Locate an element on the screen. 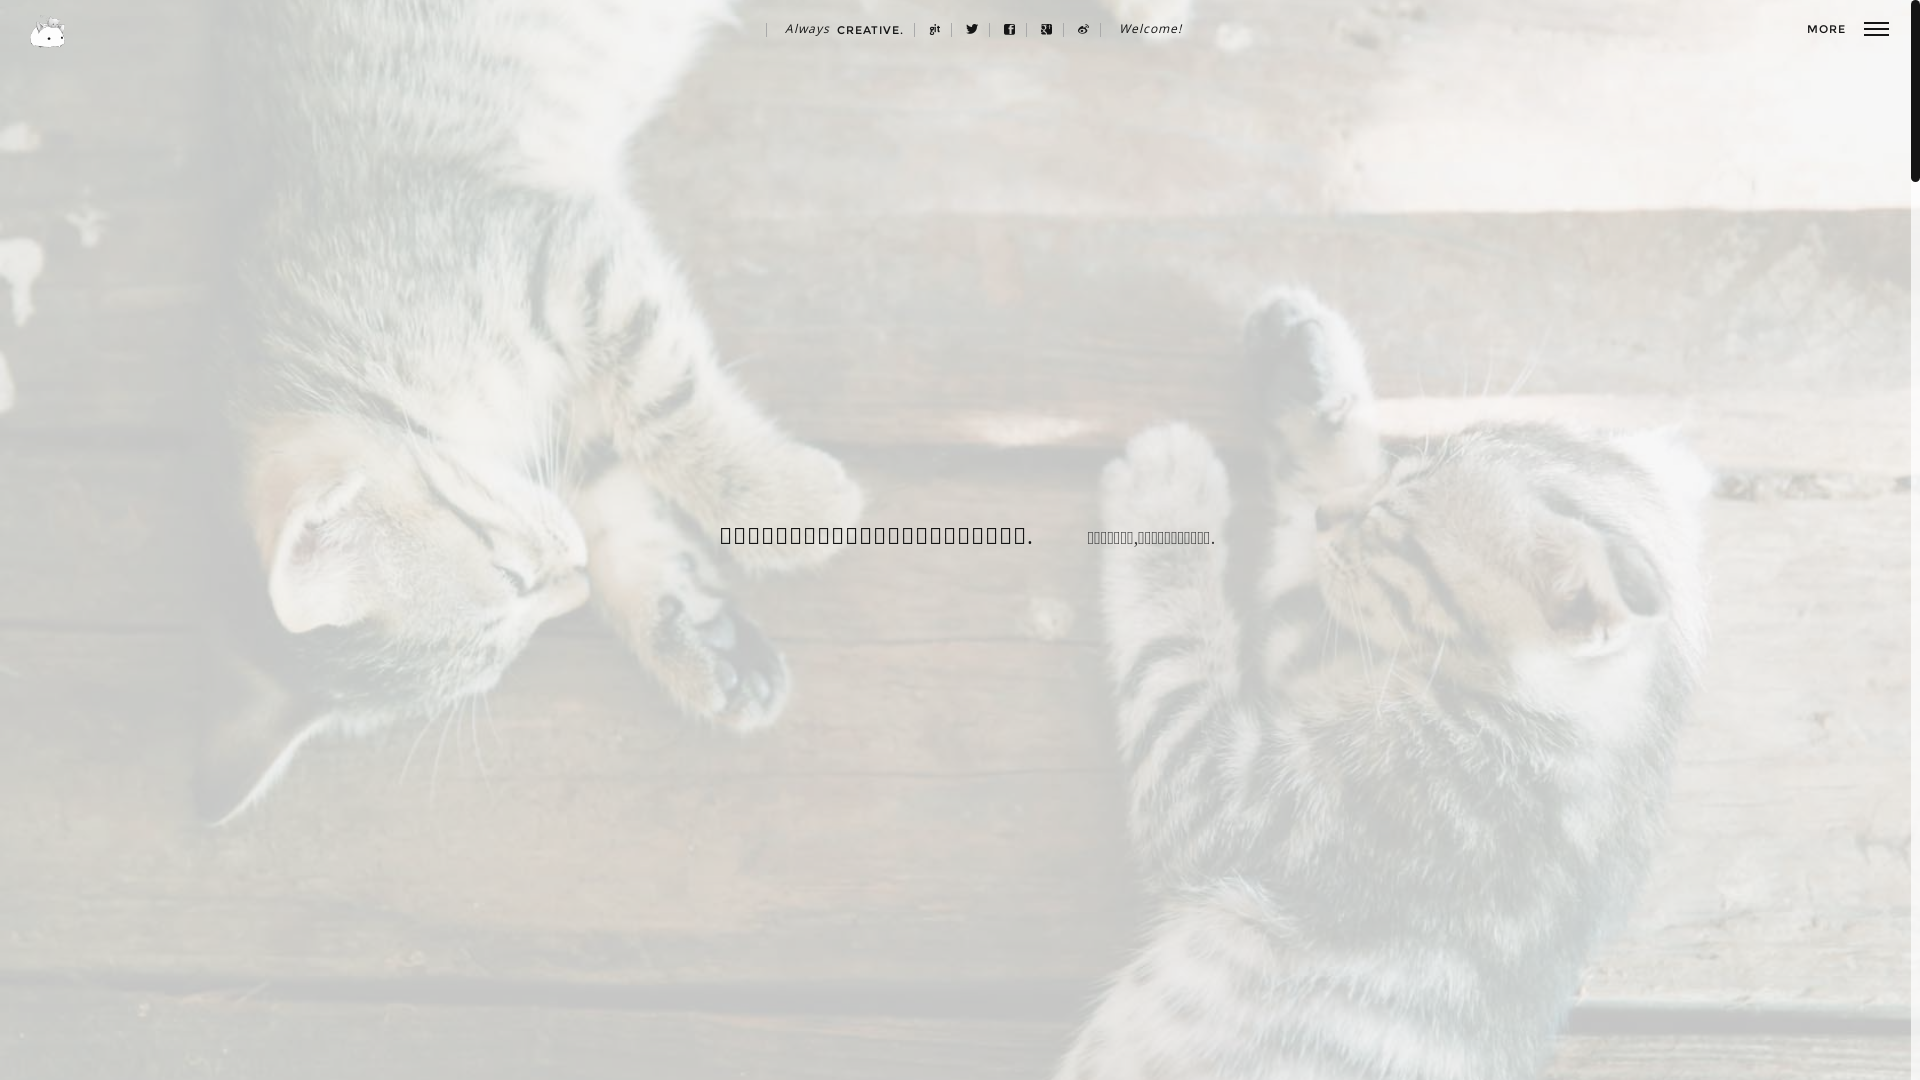 This screenshot has width=1920, height=1080. 'Logo' is located at coordinates (47, 31).